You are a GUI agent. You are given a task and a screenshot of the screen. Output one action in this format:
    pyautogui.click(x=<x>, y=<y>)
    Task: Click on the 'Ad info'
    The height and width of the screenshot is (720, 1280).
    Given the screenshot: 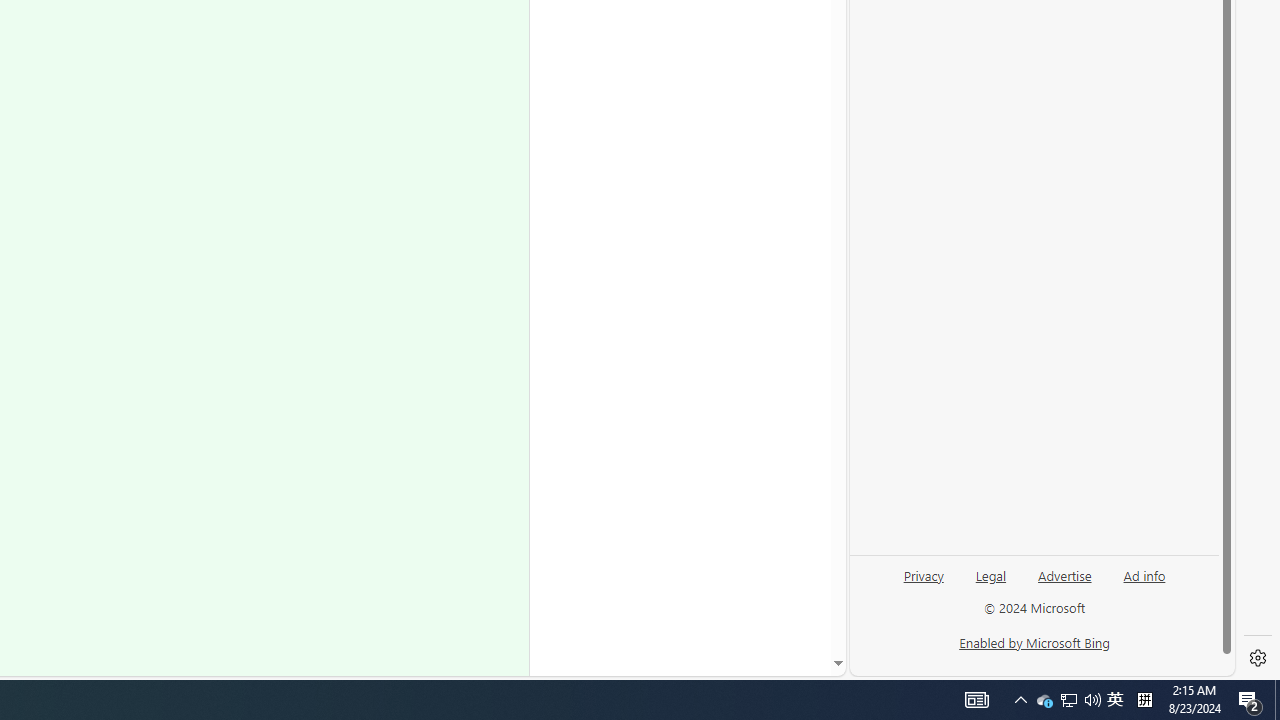 What is the action you would take?
    pyautogui.click(x=1144, y=574)
    